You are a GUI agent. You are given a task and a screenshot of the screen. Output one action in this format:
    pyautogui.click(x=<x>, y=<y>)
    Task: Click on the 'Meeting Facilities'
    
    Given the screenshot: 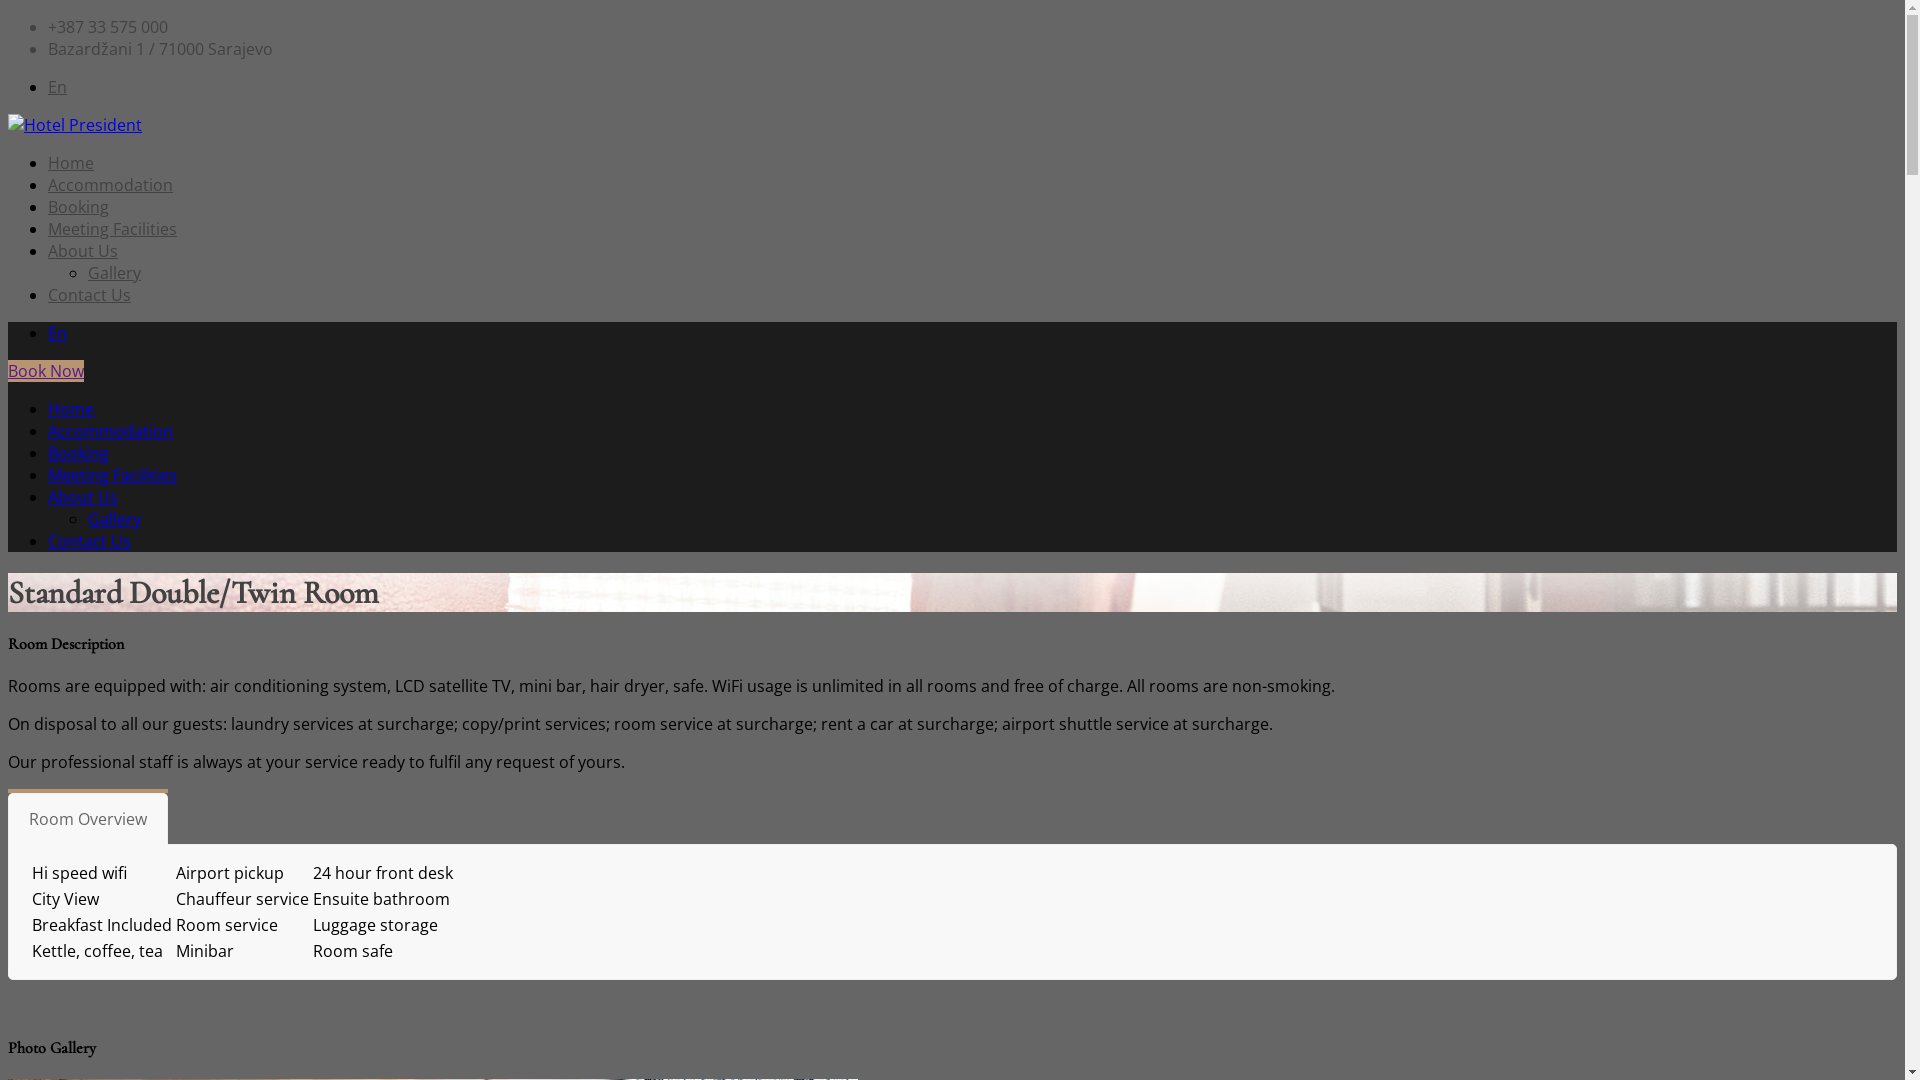 What is the action you would take?
    pyautogui.click(x=111, y=227)
    